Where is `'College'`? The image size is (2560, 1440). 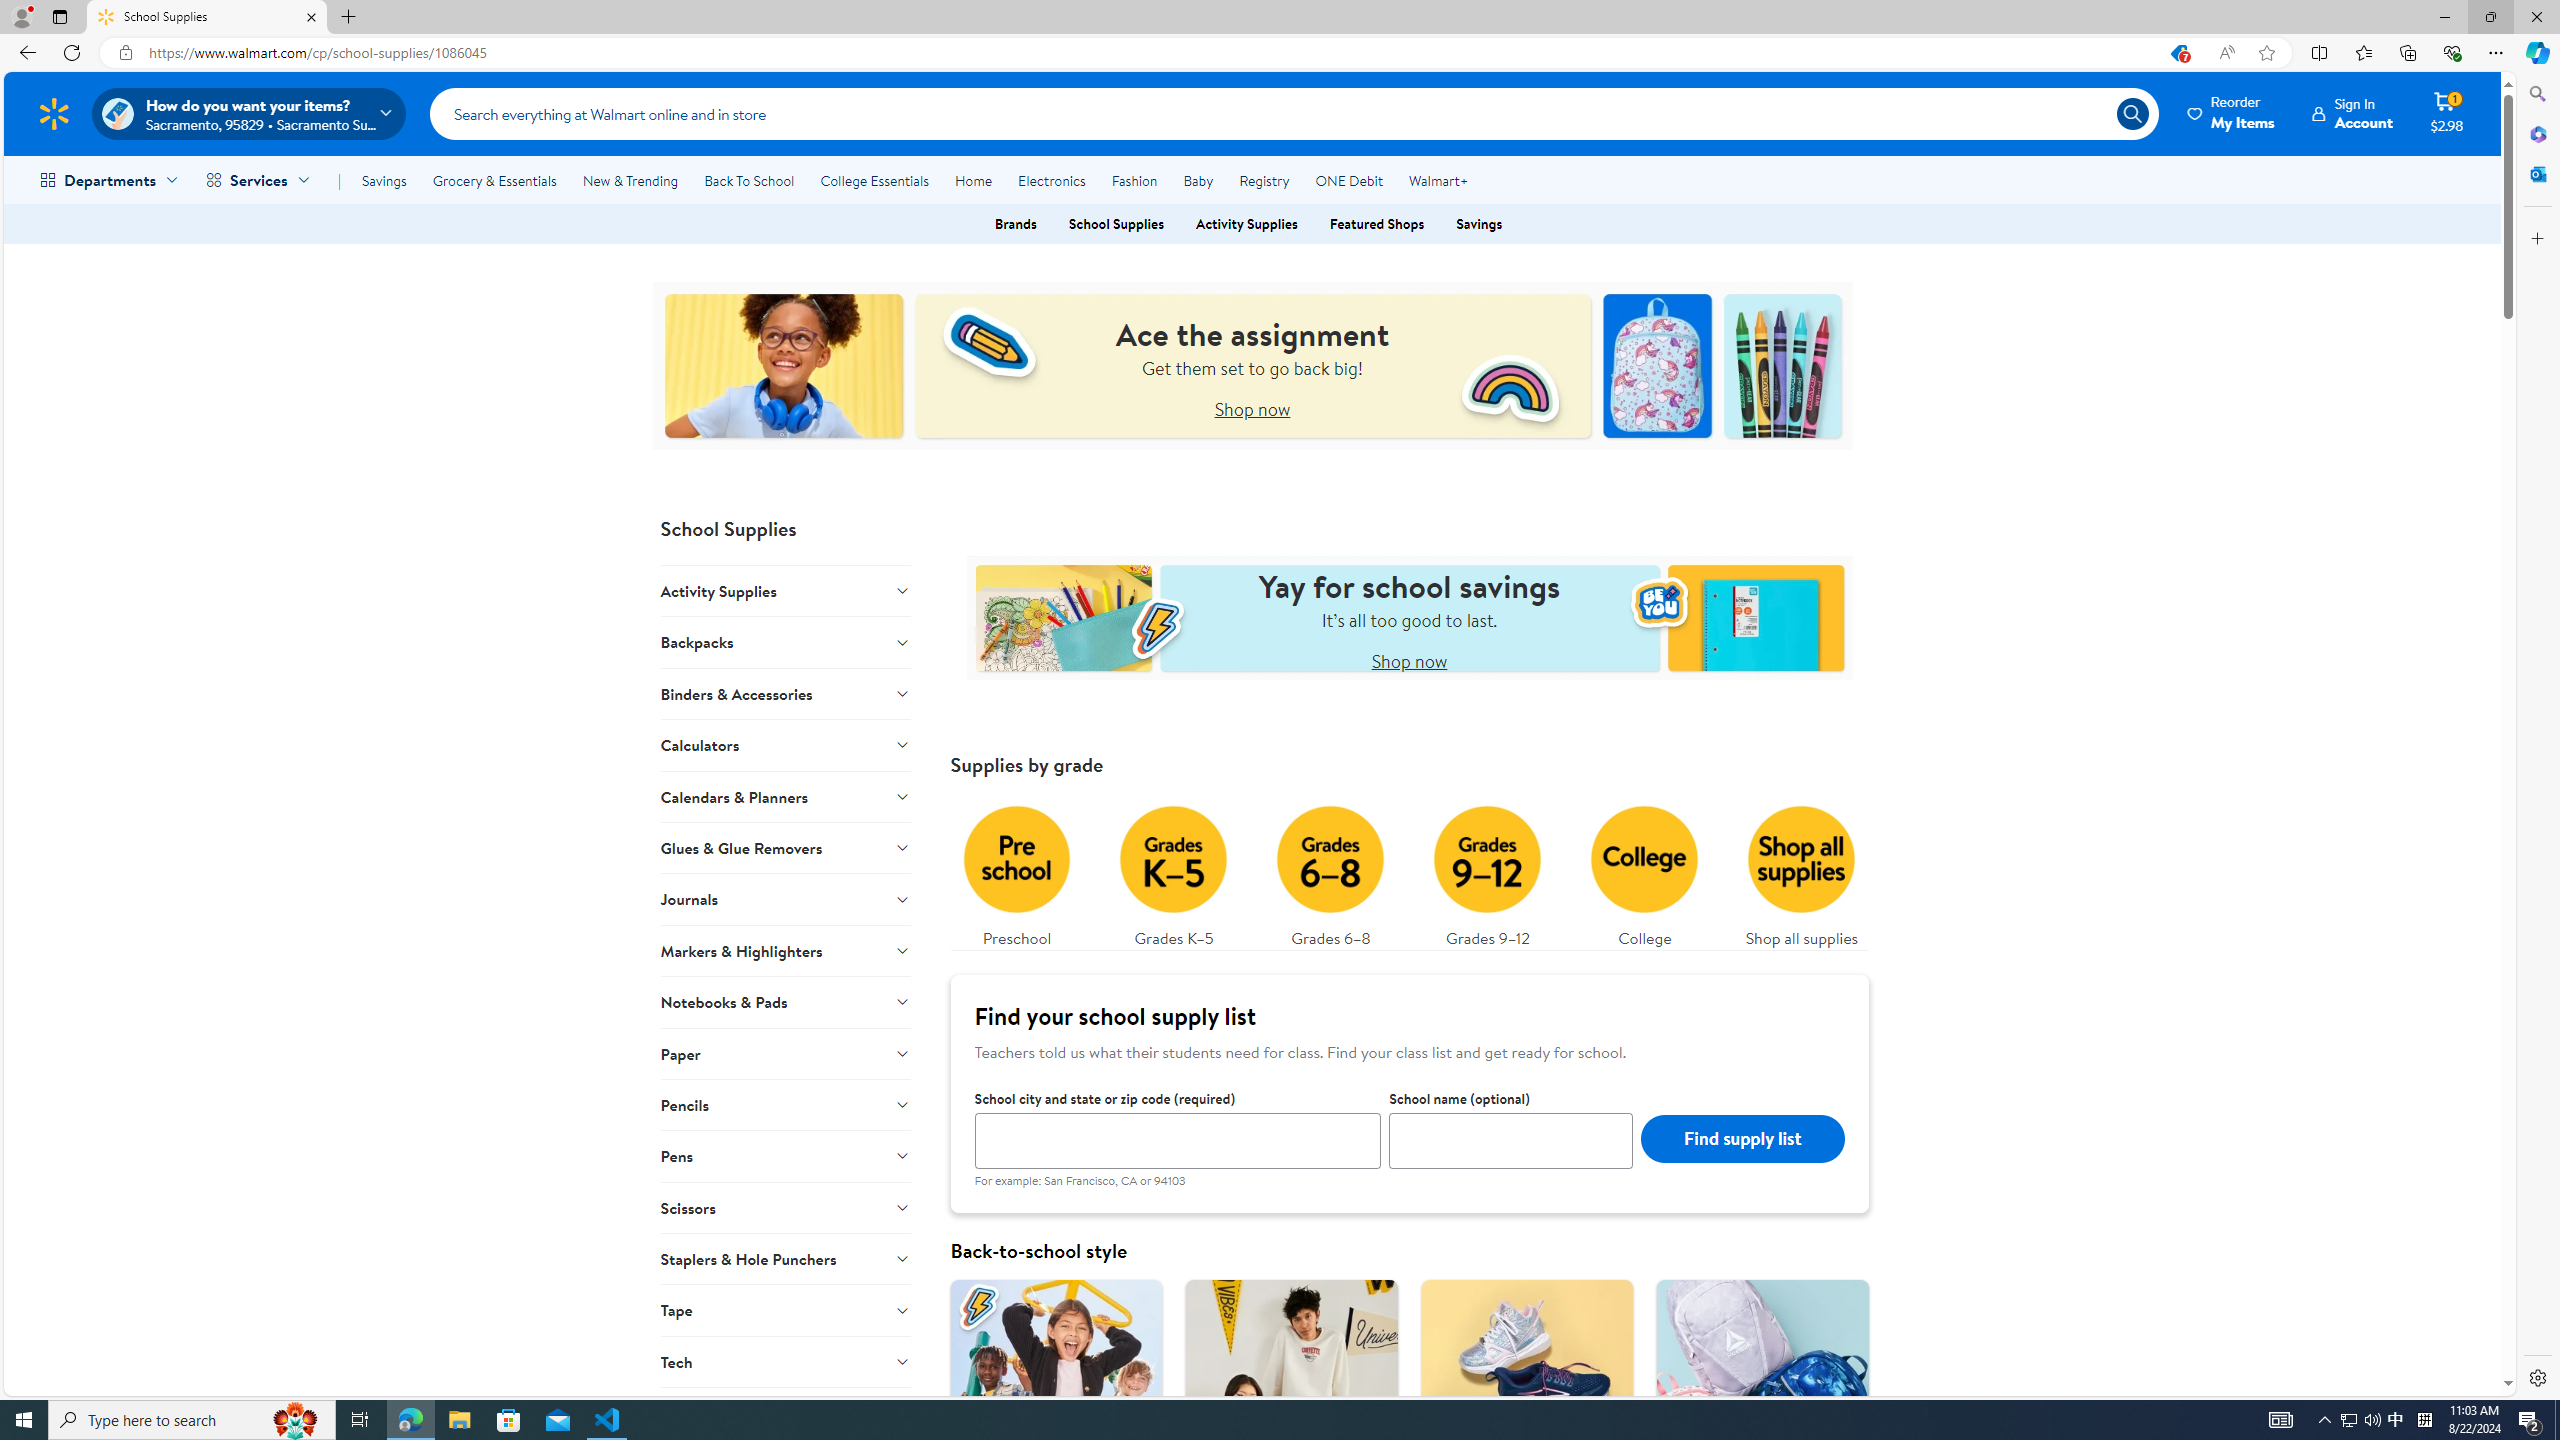
'College' is located at coordinates (1643, 870).